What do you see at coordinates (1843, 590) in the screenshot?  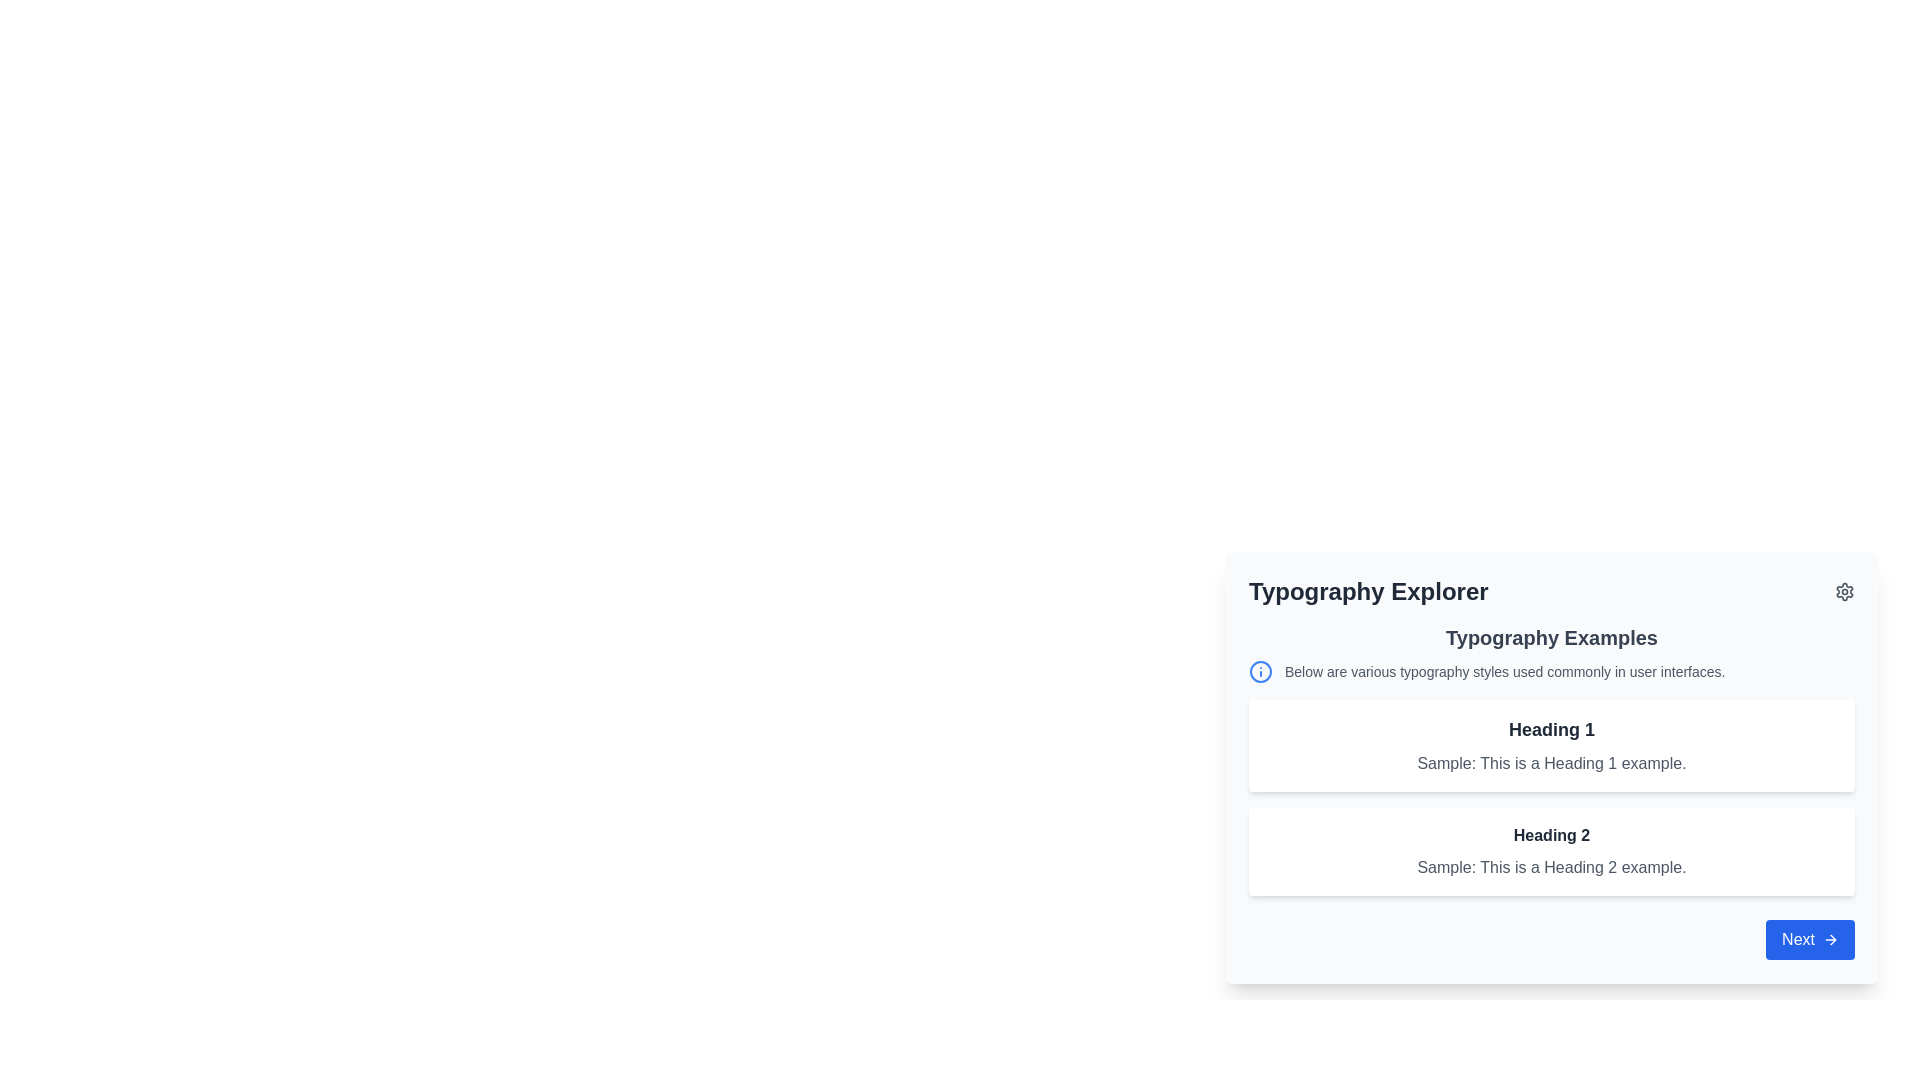 I see `the circular gear icon in the top-right corner of the 'Typography Explorer' panel, styled in gray` at bounding box center [1843, 590].